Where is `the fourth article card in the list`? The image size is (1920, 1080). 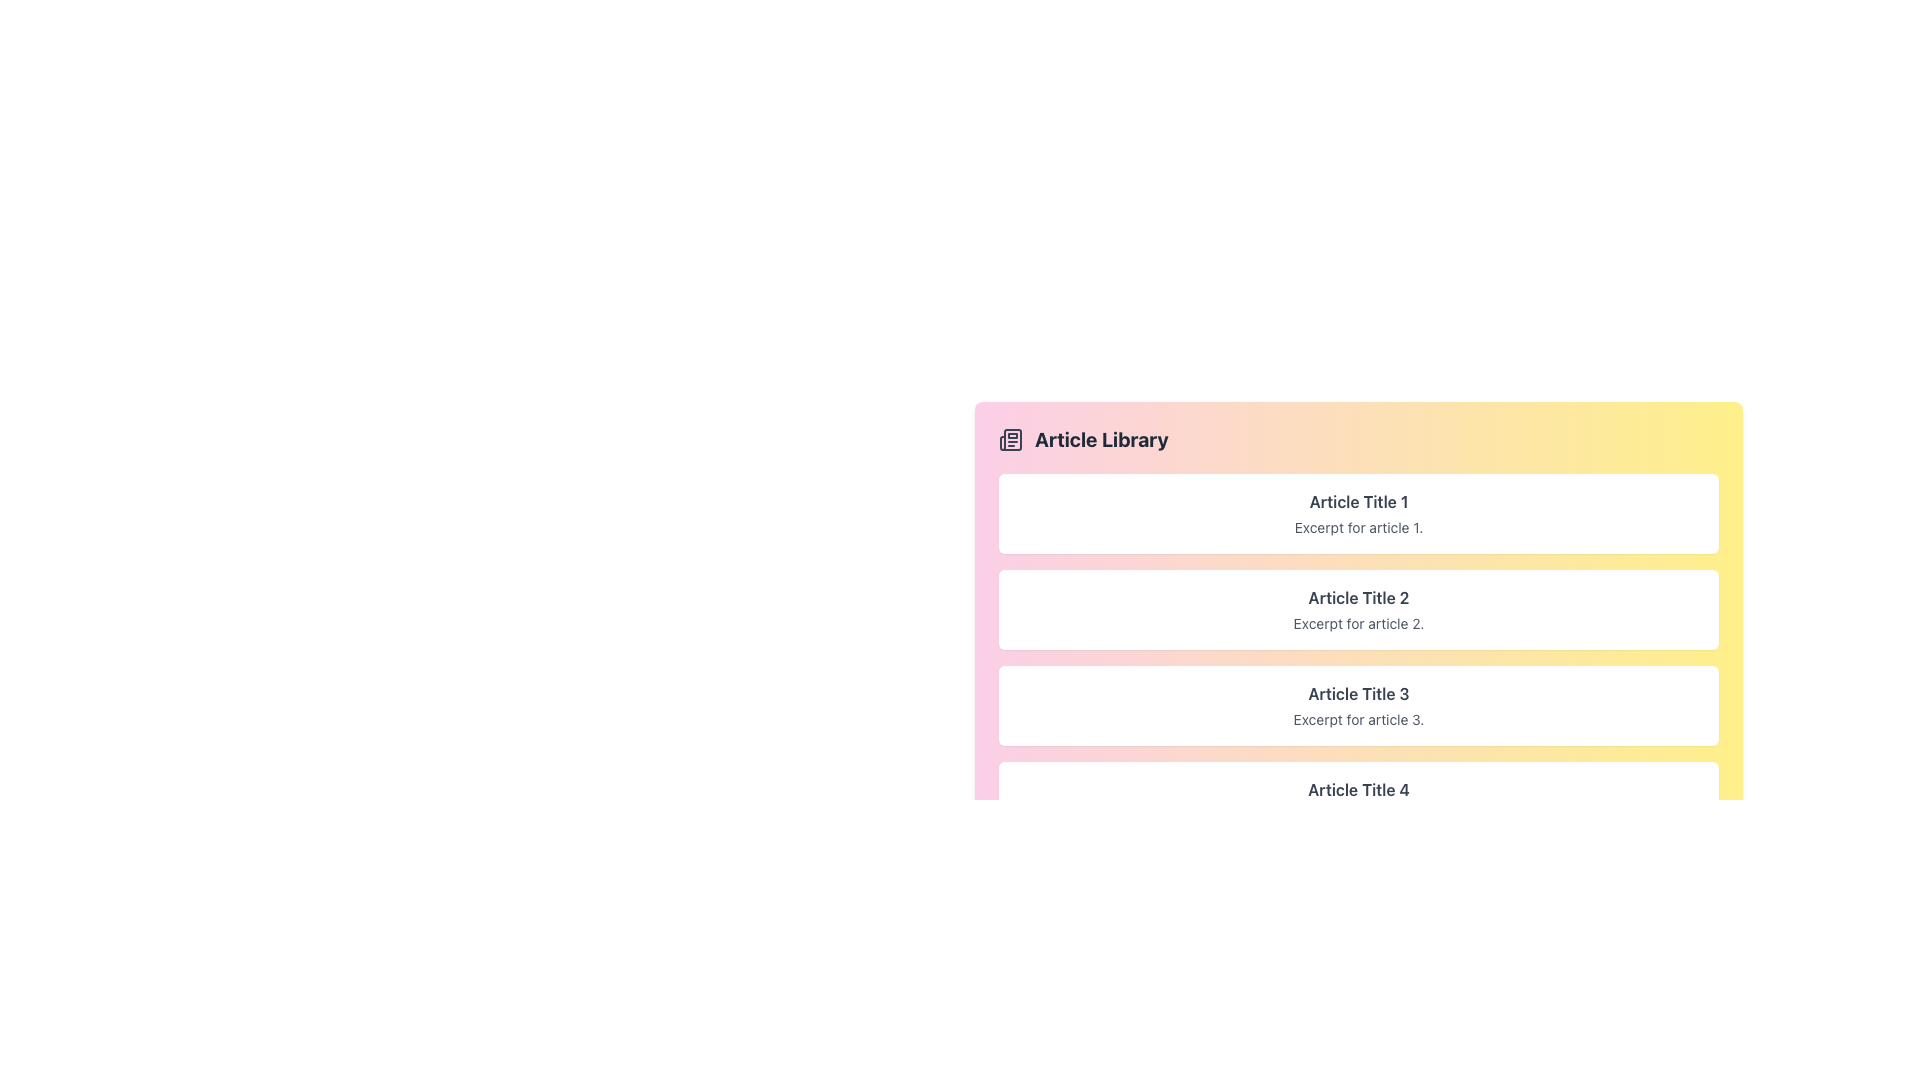 the fourth article card in the list is located at coordinates (1358, 801).